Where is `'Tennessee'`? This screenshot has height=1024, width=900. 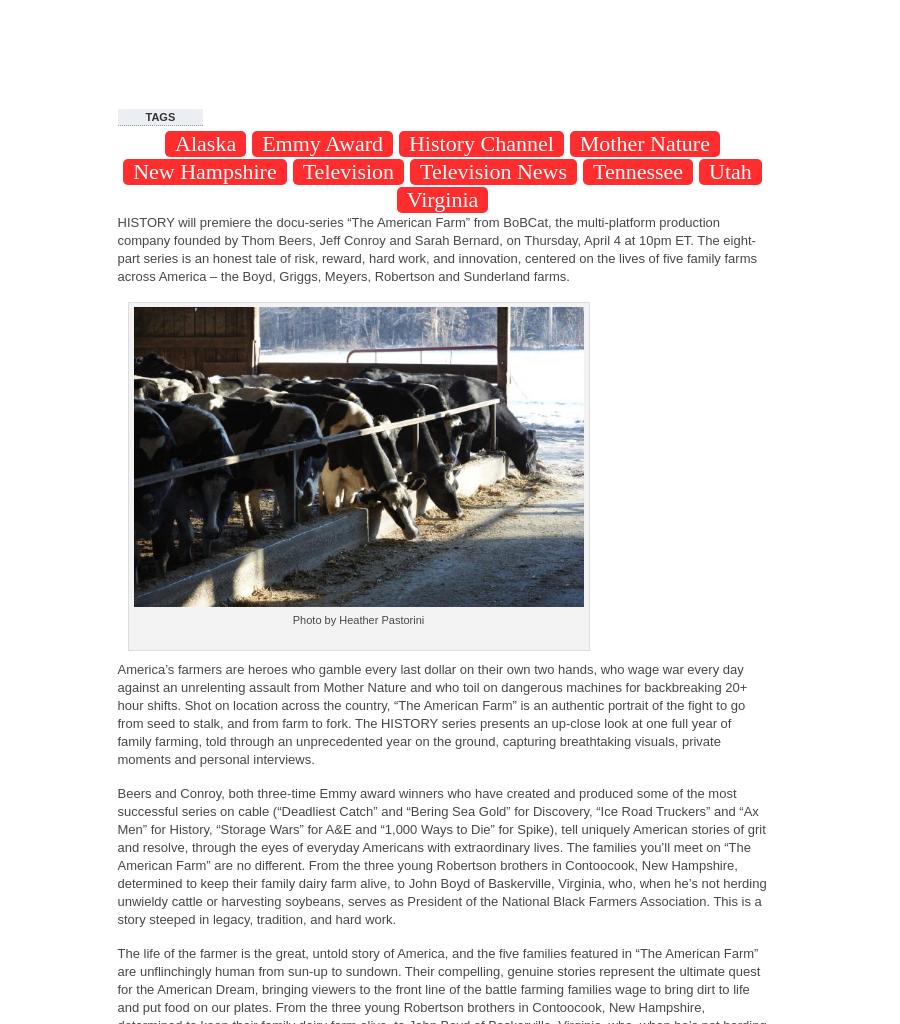
'Tennessee' is located at coordinates (638, 171).